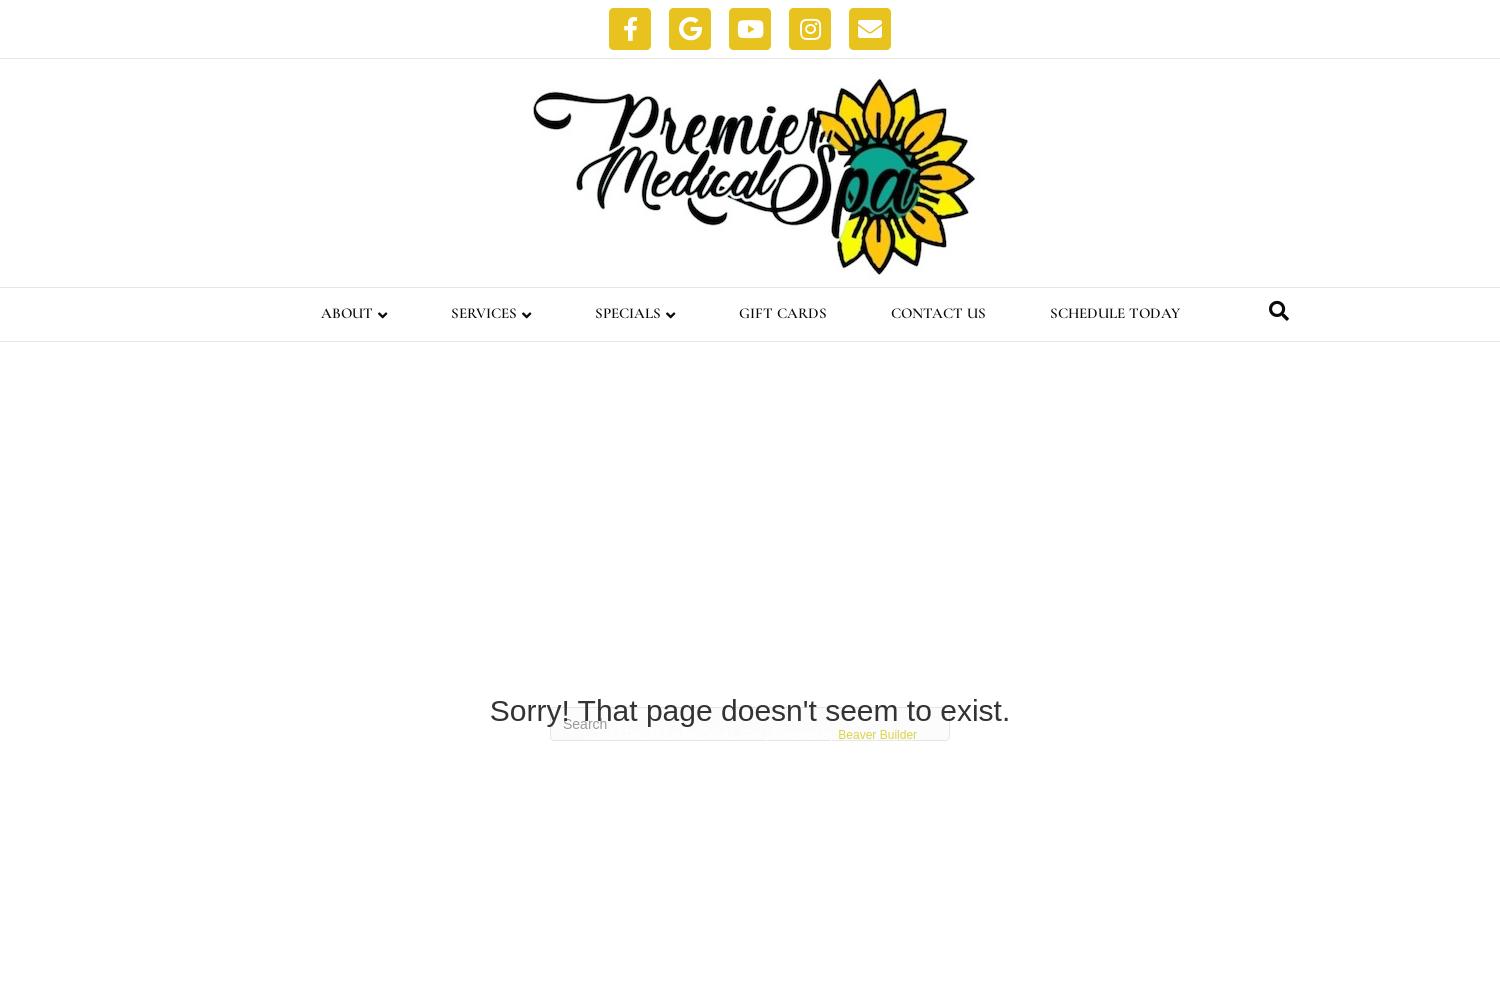 The height and width of the screenshot is (1000, 1500). What do you see at coordinates (771, 734) in the screenshot?
I see `'Powered by'` at bounding box center [771, 734].